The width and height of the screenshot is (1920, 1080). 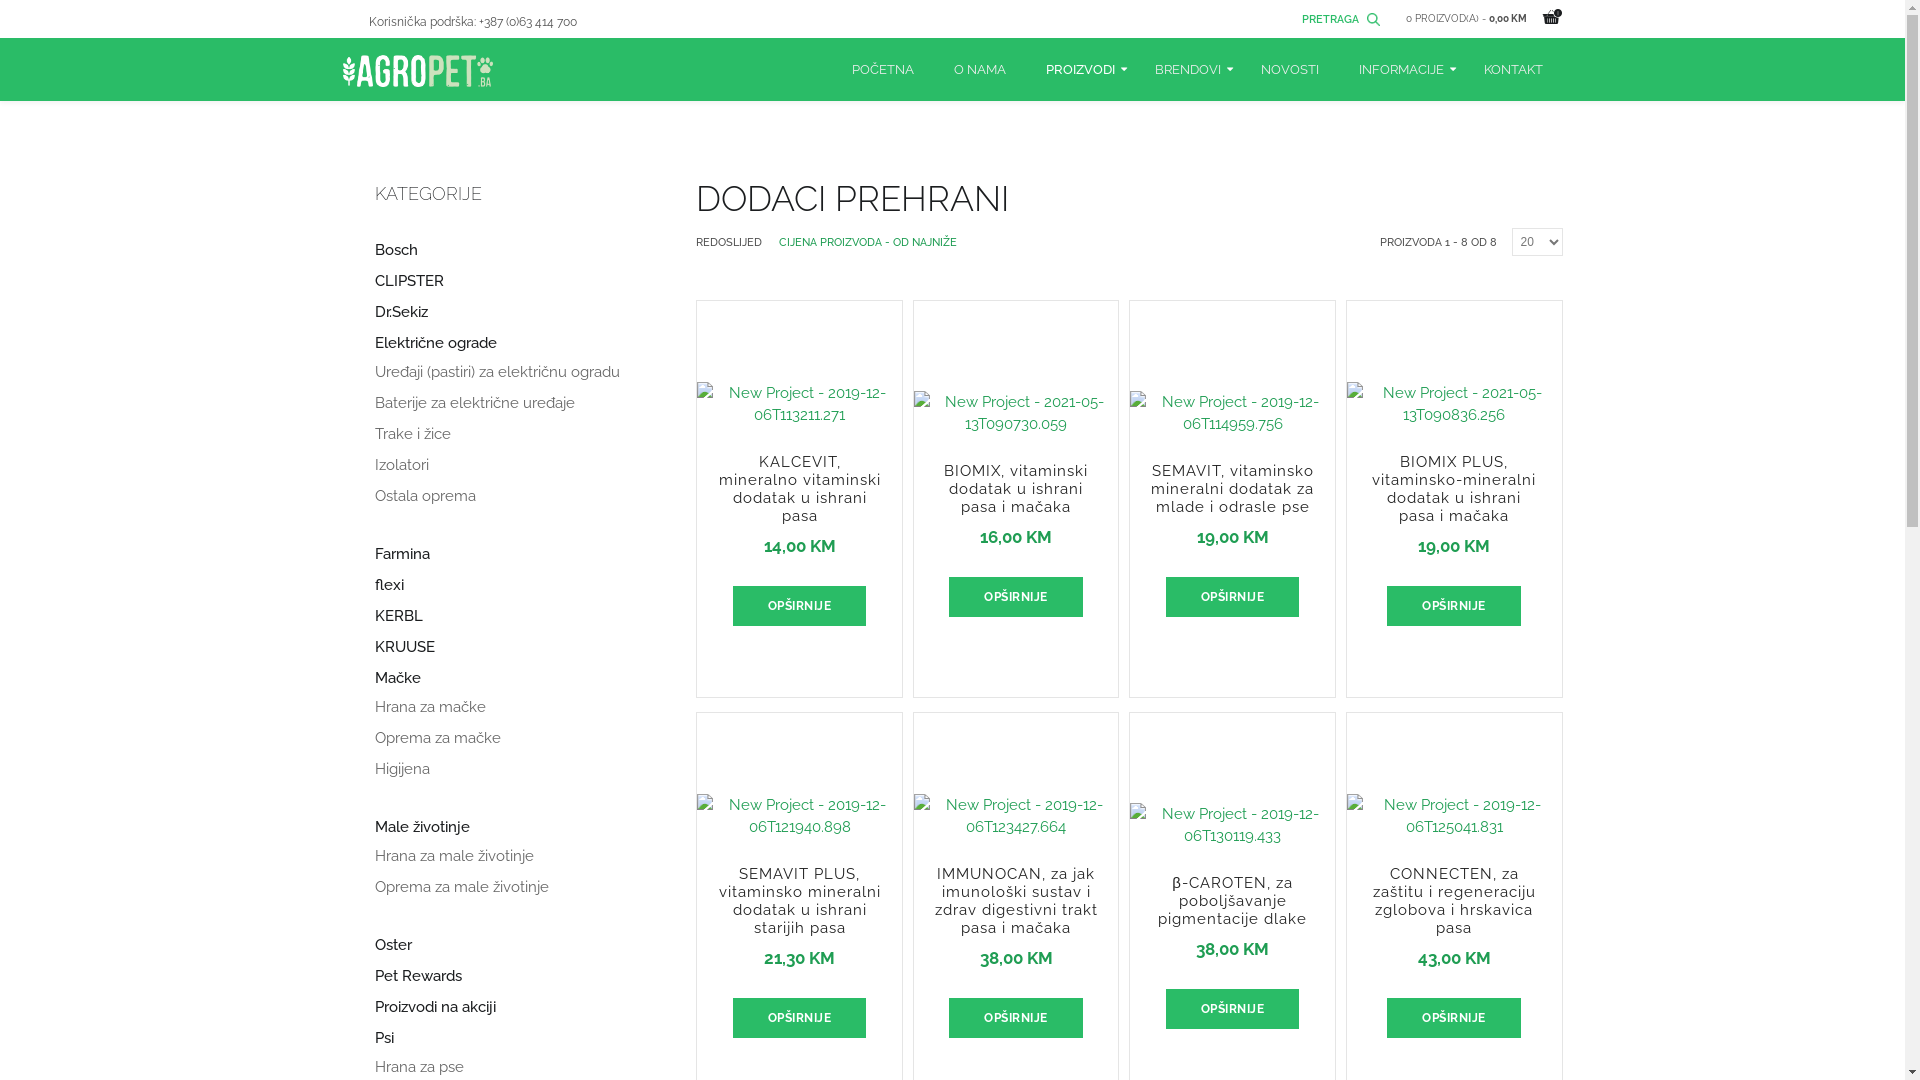 I want to click on 'CLIPSTER', so click(x=374, y=281).